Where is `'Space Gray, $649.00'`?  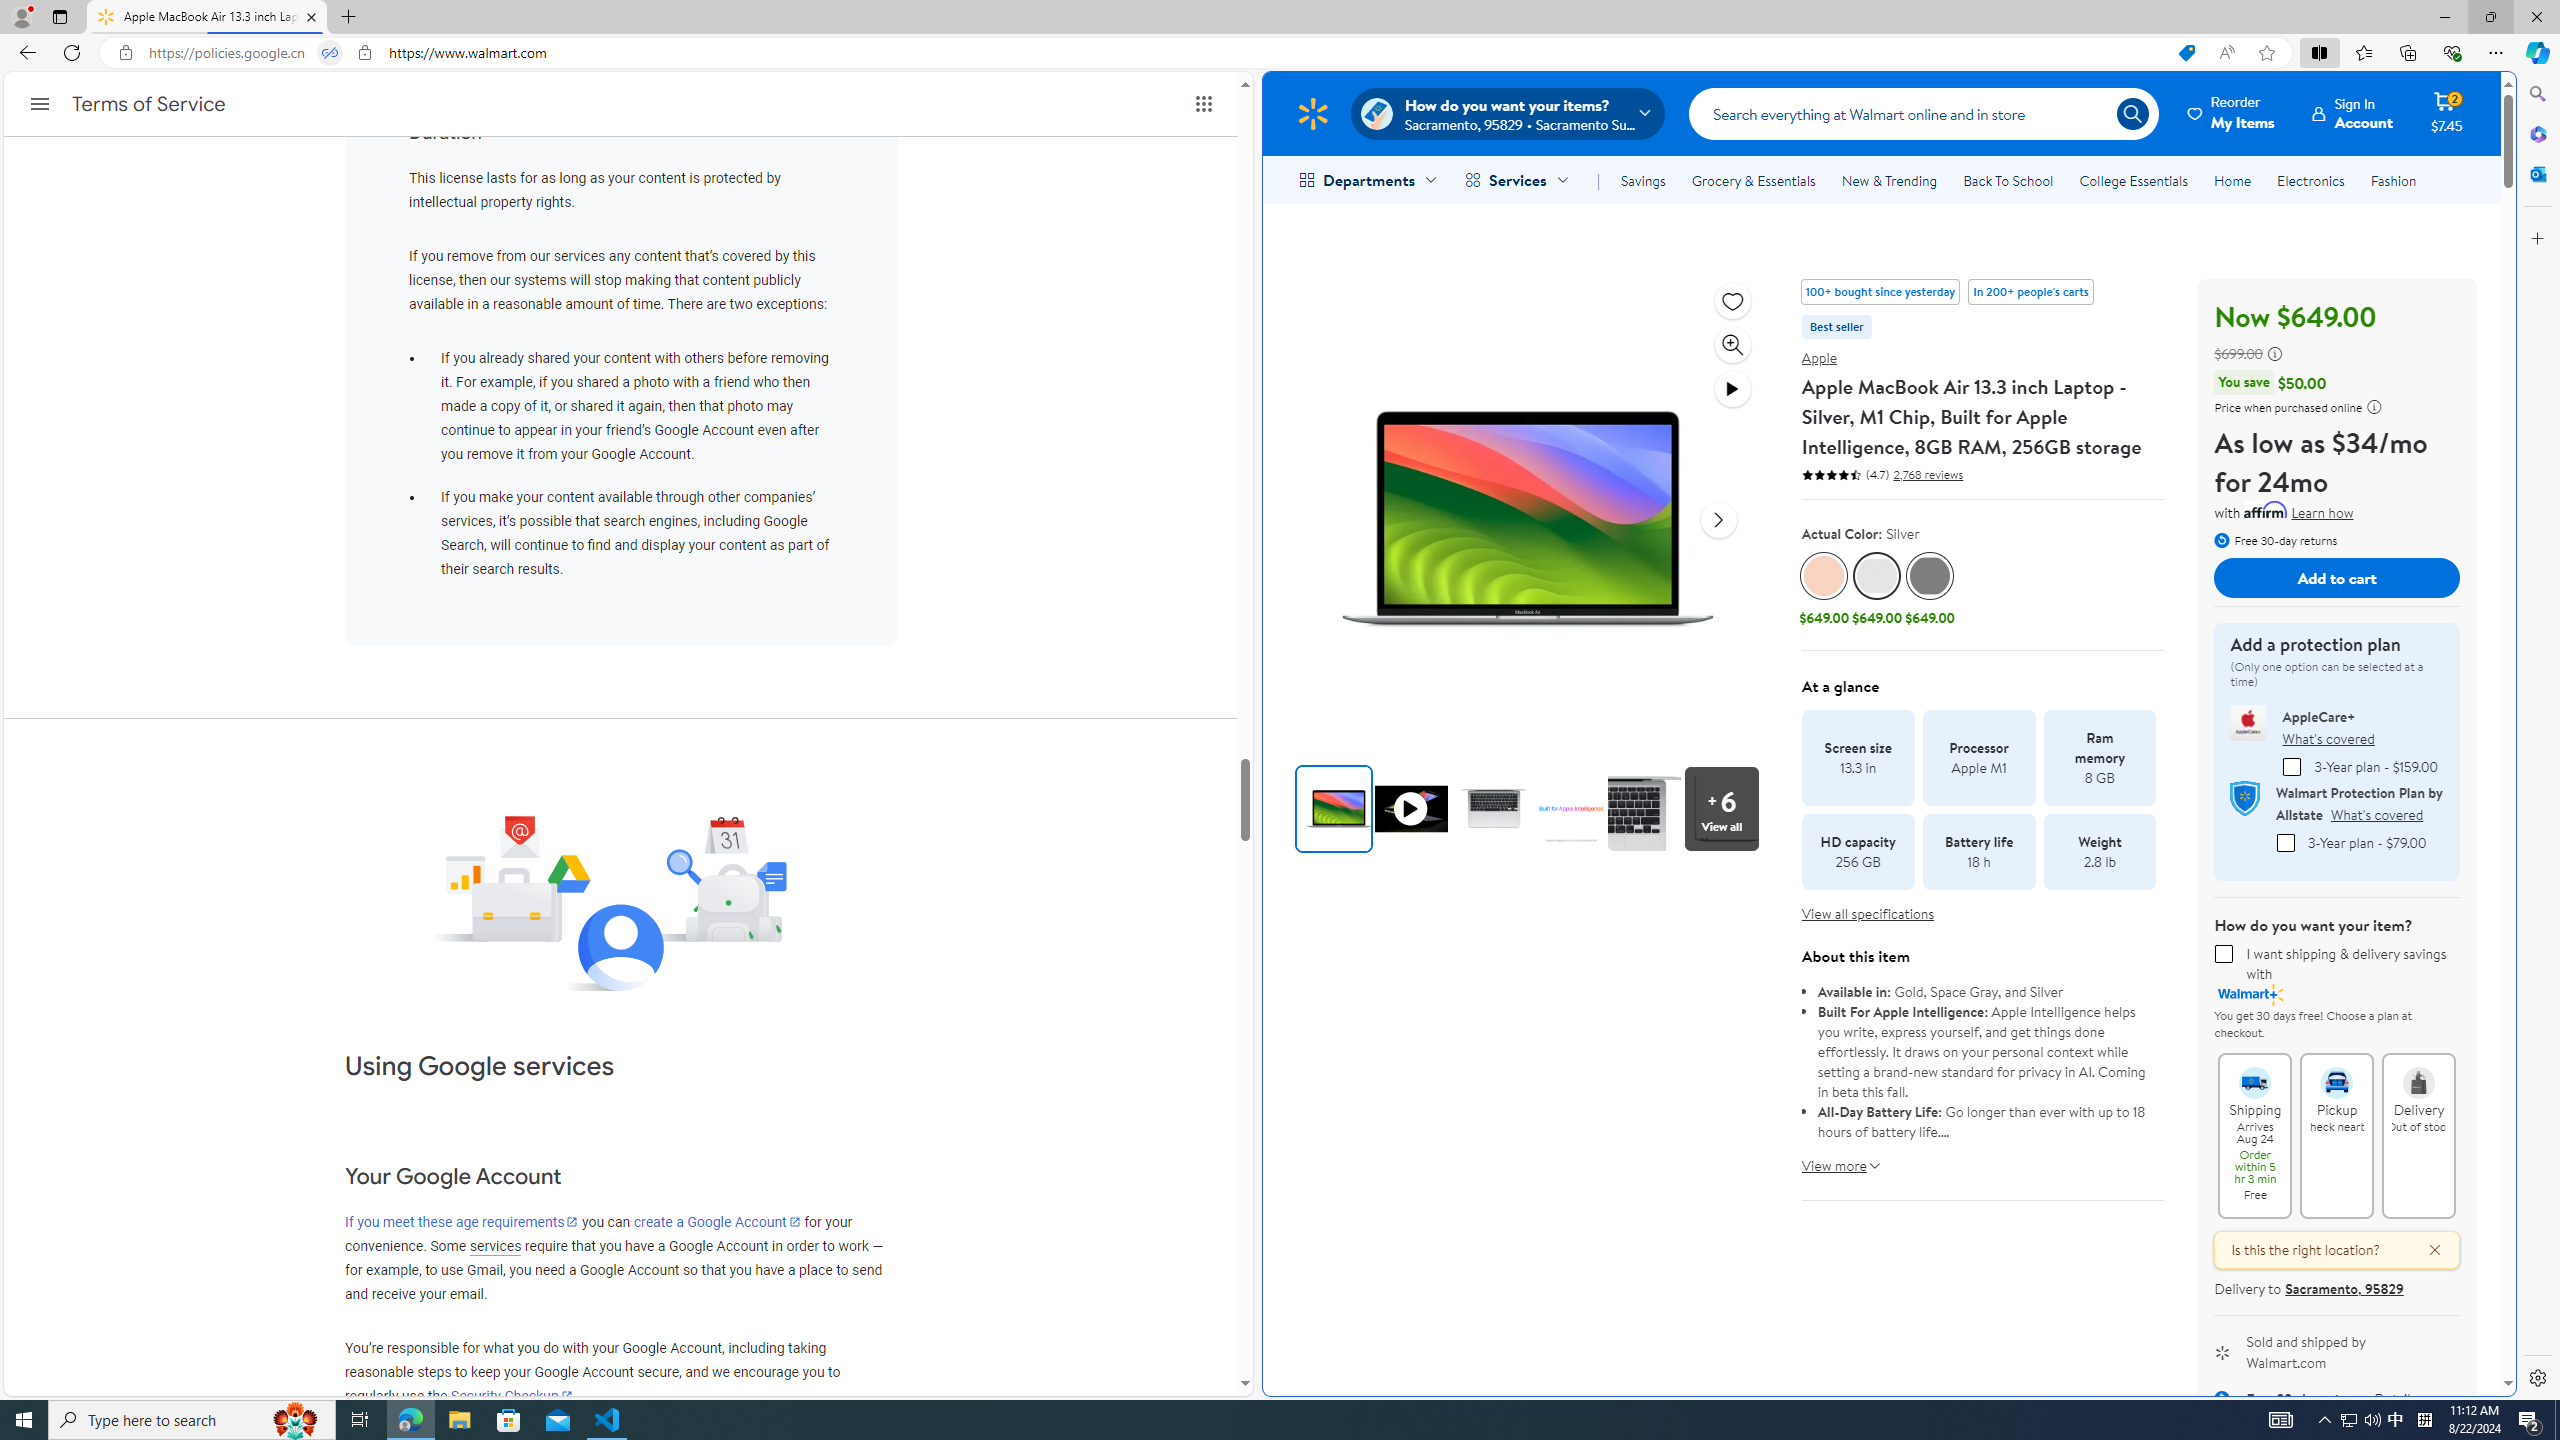 'Space Gray, $649.00' is located at coordinates (1928, 590).